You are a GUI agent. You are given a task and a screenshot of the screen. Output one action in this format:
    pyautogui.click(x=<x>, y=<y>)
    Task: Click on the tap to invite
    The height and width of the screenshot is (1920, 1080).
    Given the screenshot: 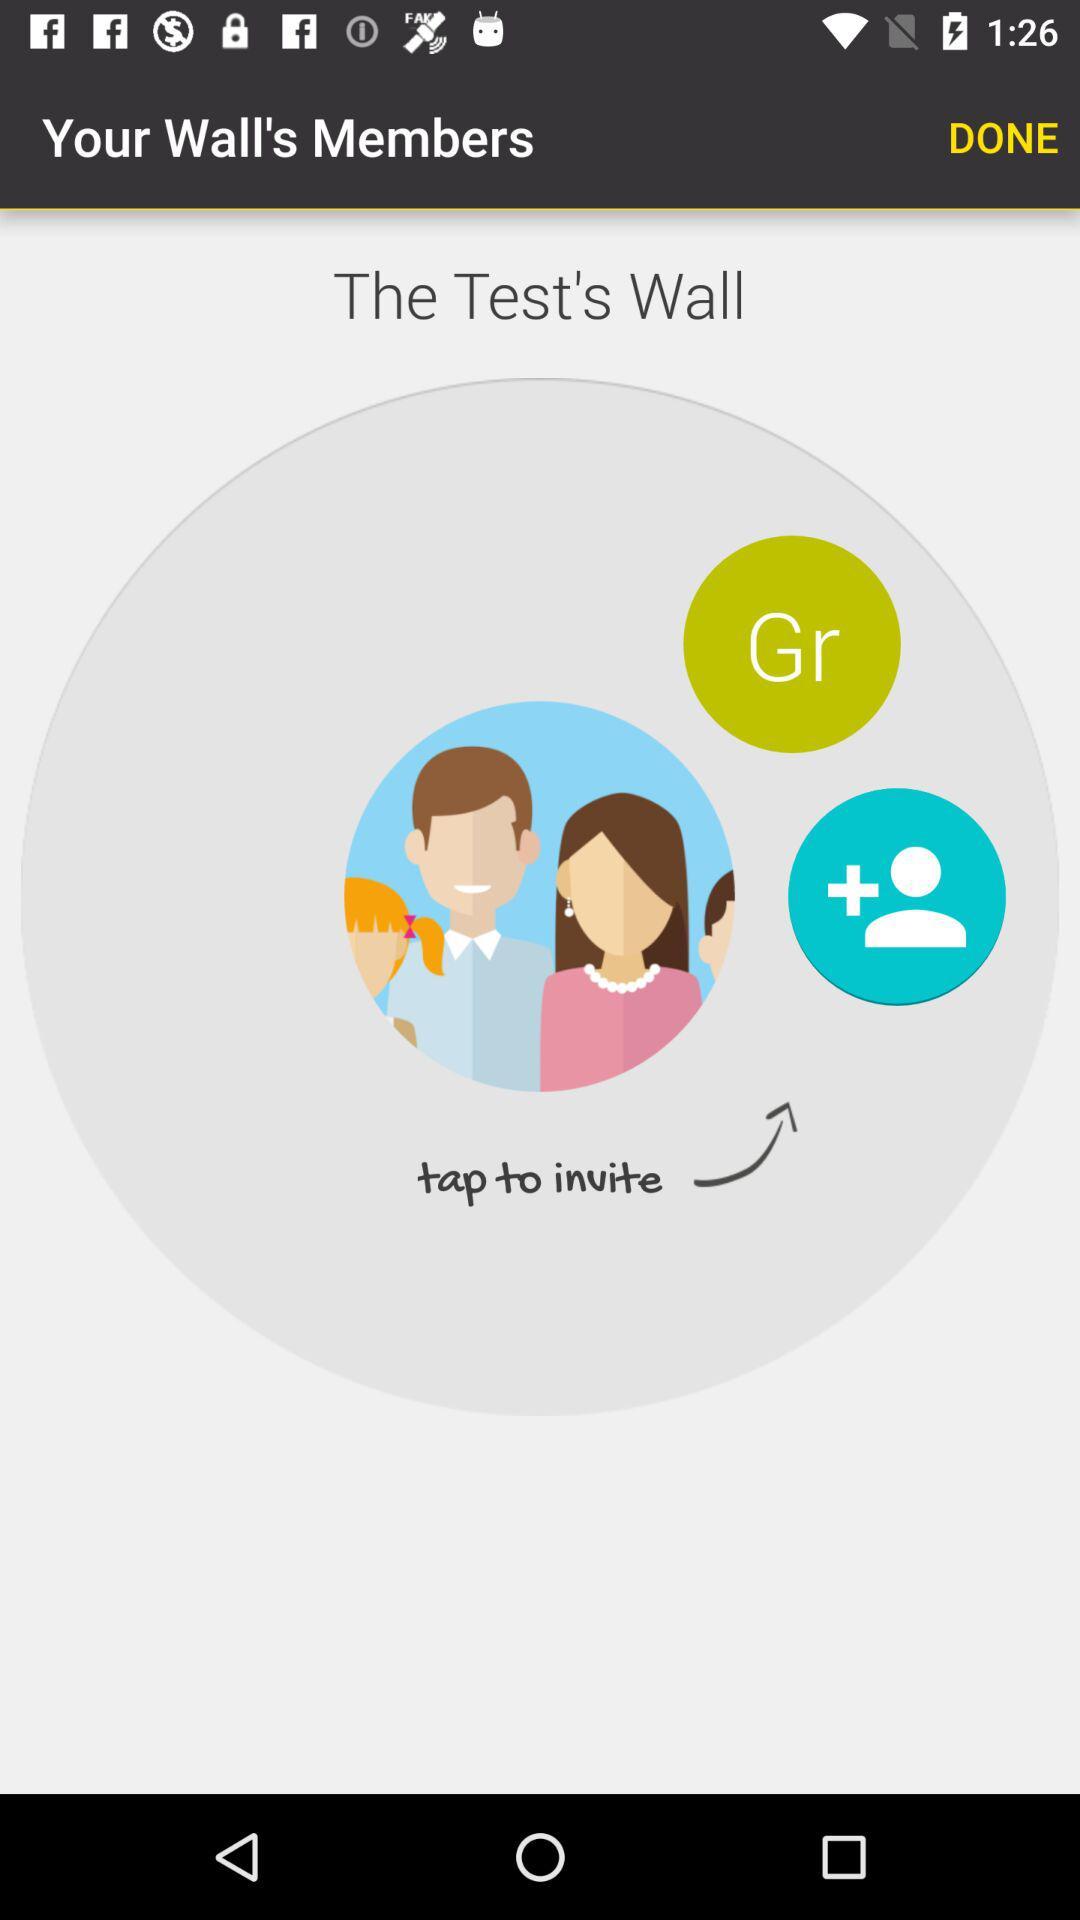 What is the action you would take?
    pyautogui.click(x=896, y=896)
    